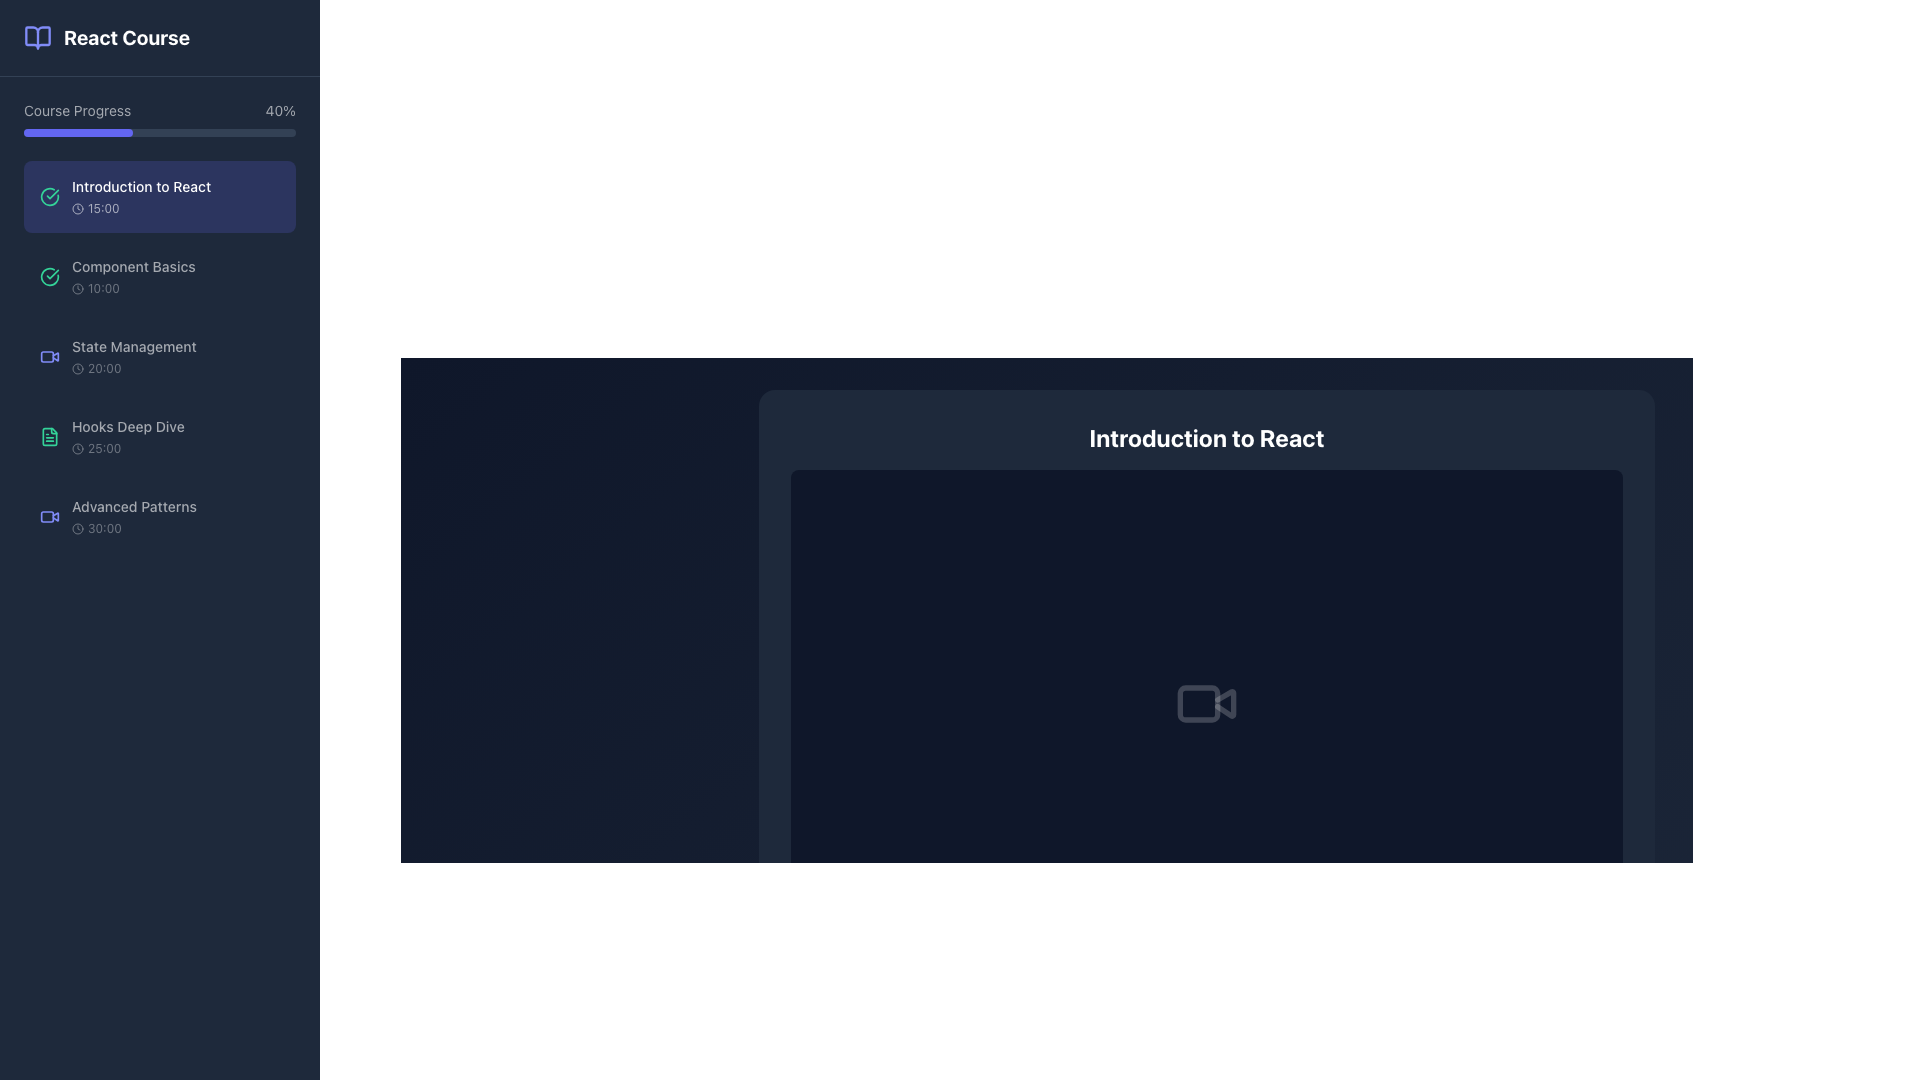 The width and height of the screenshot is (1920, 1080). I want to click on the text label 'React Course' which is styled with a bold font and white color located at the top of the left sidebar panel, positioned immediately to the right of a book icon, so click(126, 38).